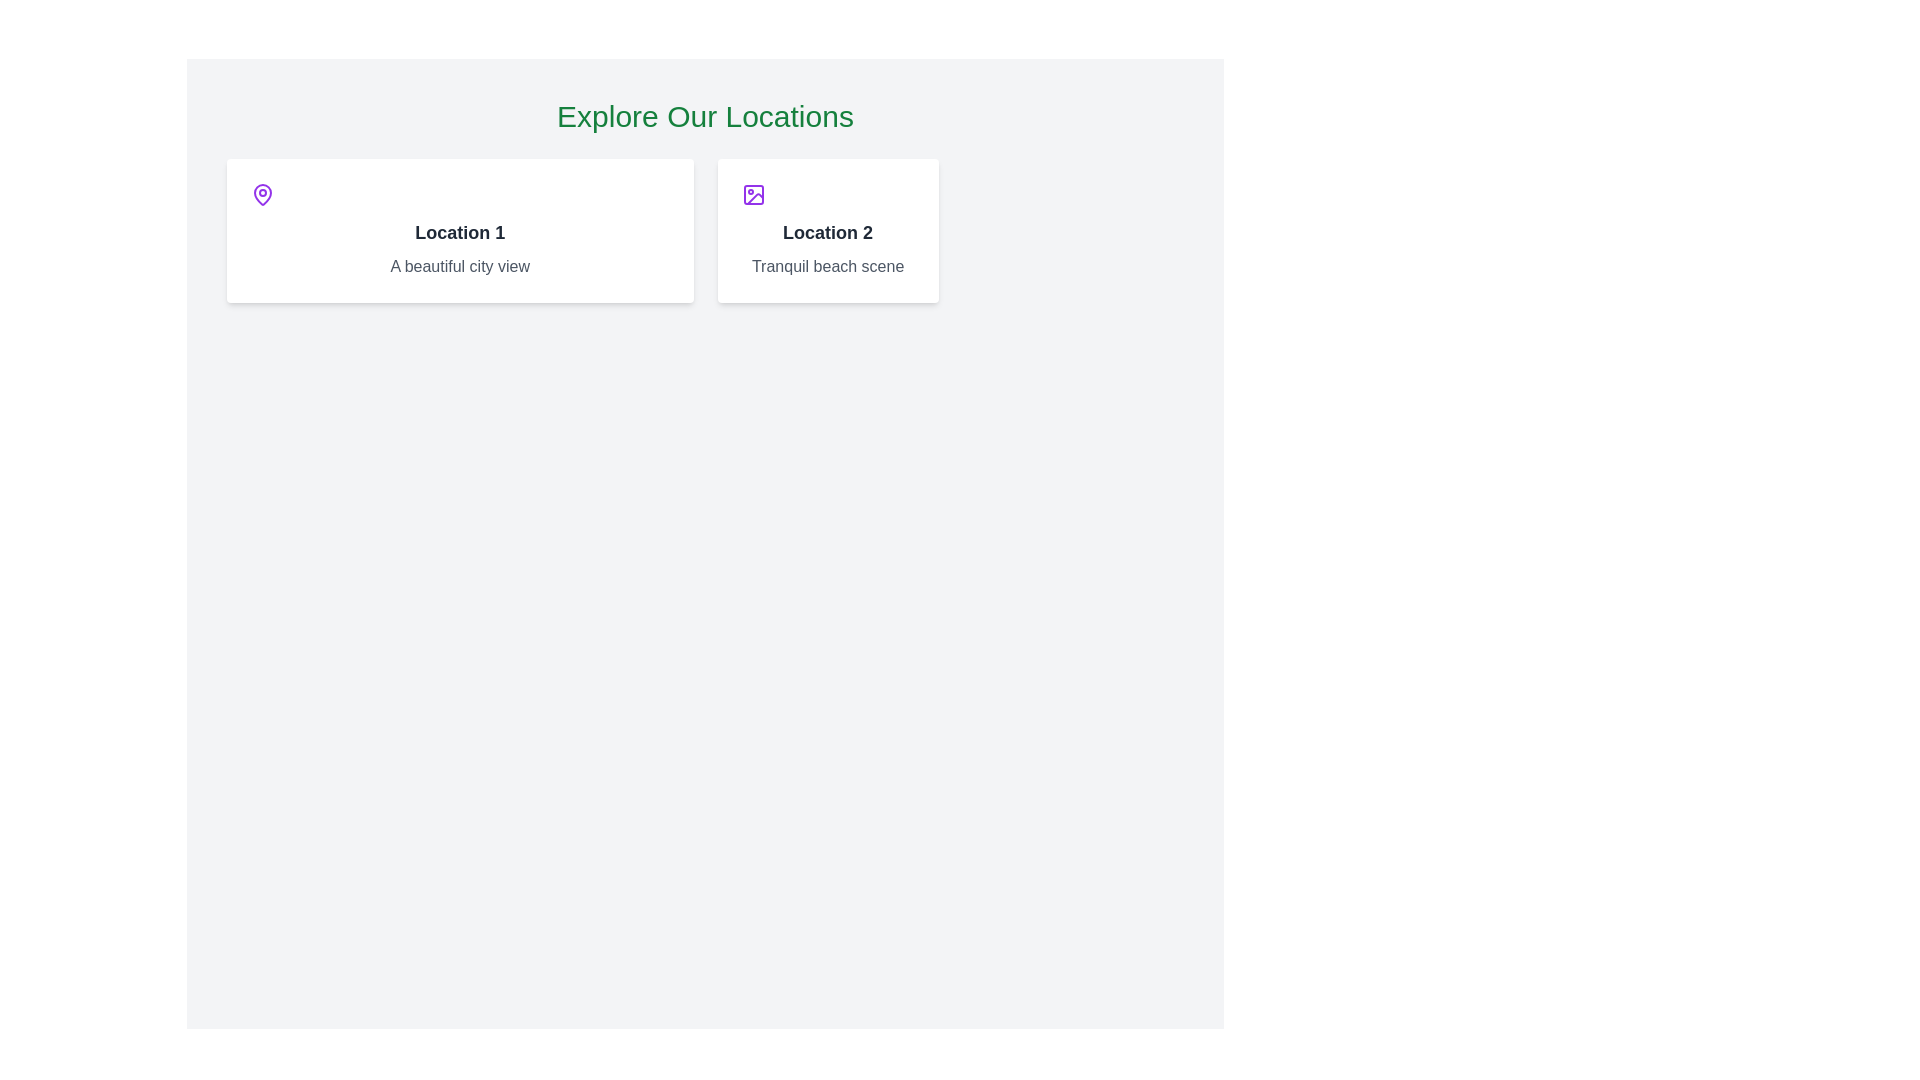 This screenshot has width=1920, height=1080. What do you see at coordinates (752, 195) in the screenshot?
I see `the image icon located in the top-left corner of the second card labeled 'Location 2', which is designed with a rounded rectangular border and a mountain-like shape` at bounding box center [752, 195].